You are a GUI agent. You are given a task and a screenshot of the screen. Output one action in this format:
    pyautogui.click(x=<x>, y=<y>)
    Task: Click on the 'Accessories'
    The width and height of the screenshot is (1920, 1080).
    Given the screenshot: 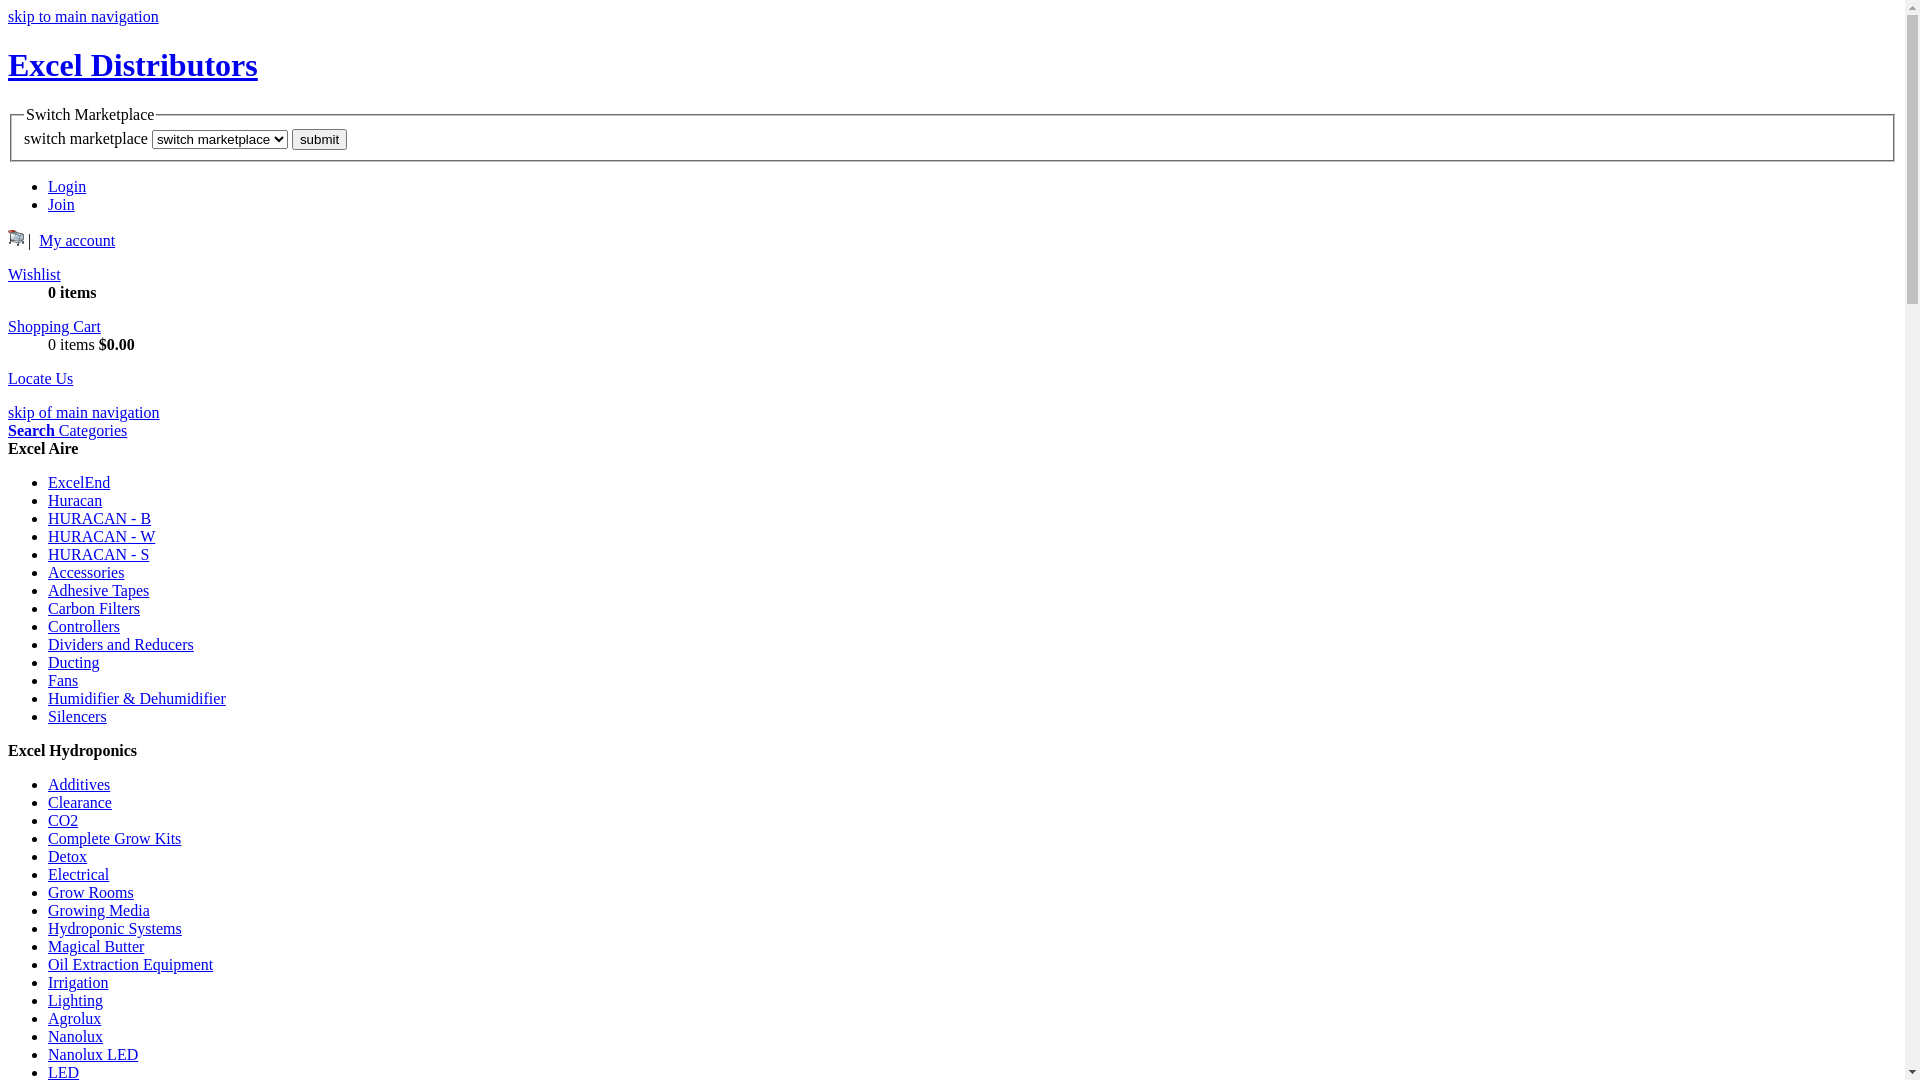 What is the action you would take?
    pyautogui.click(x=85, y=572)
    